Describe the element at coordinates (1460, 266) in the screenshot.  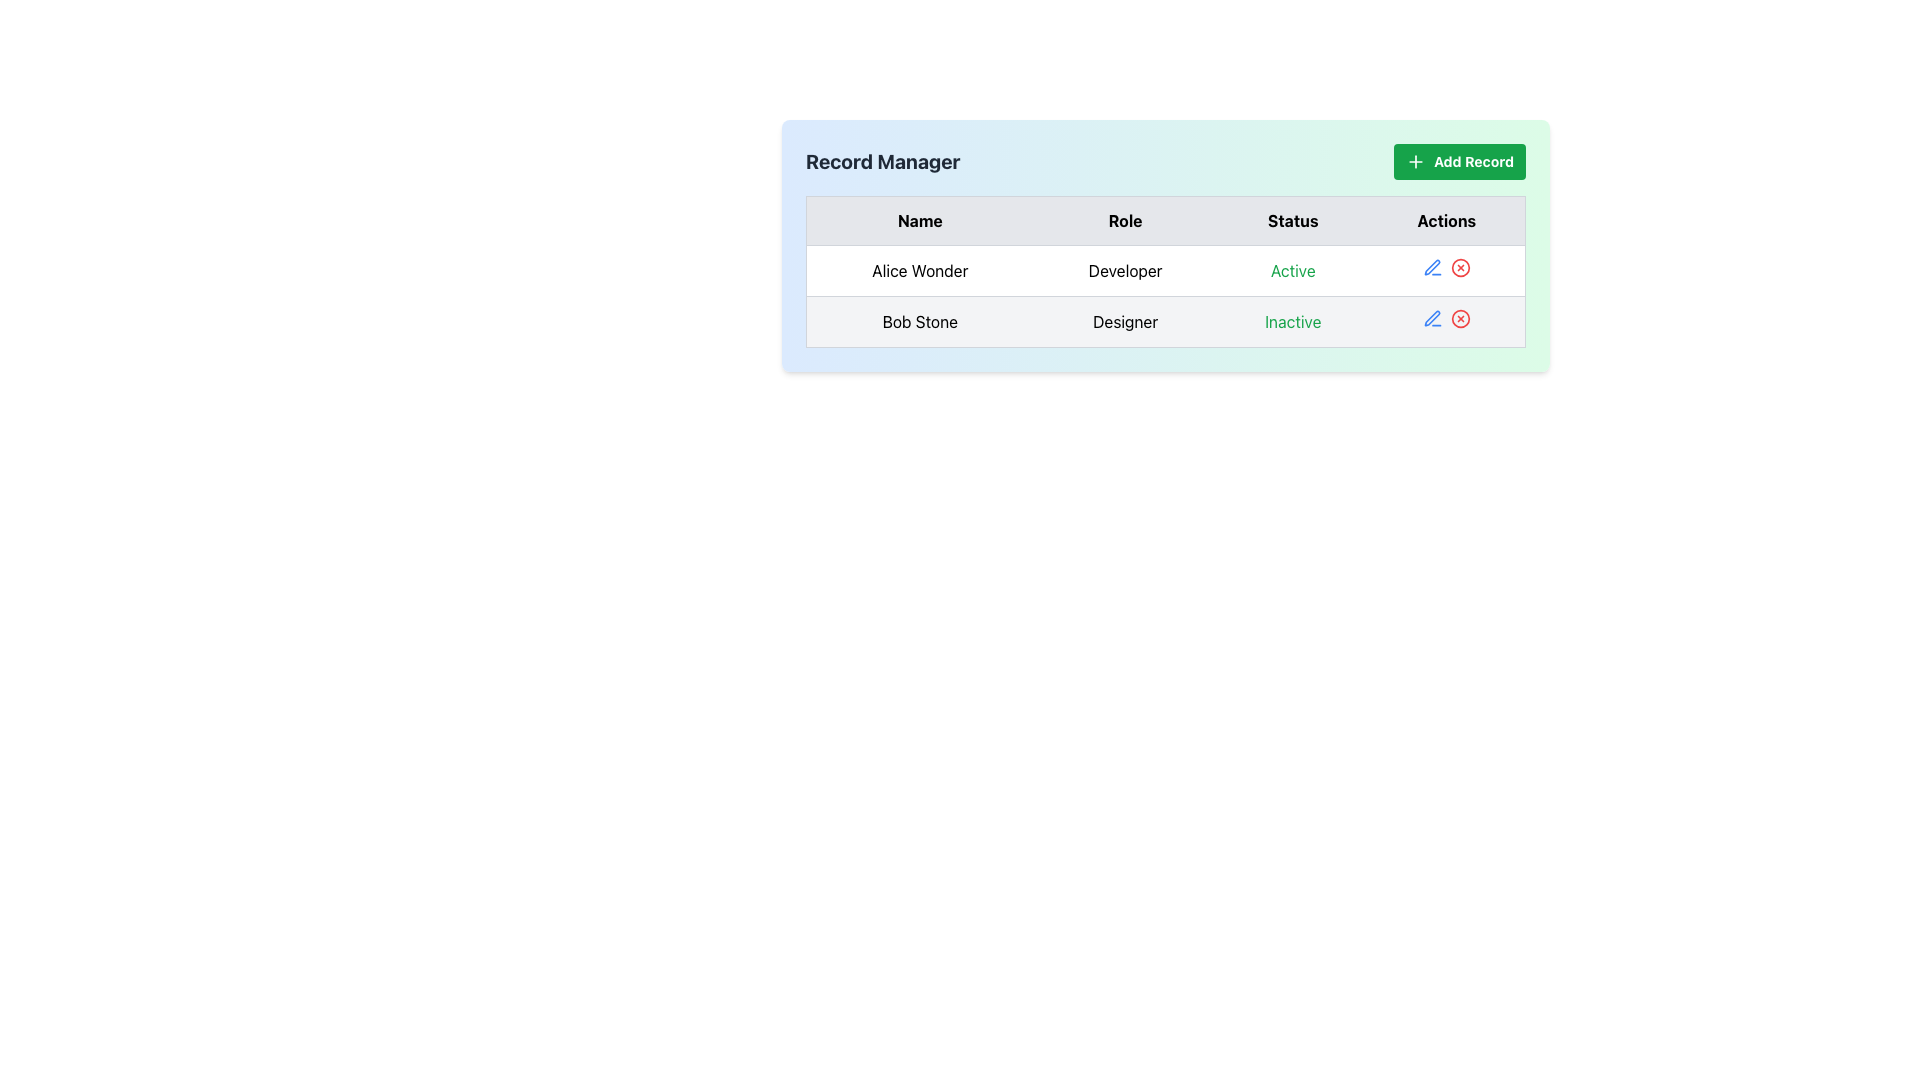
I see `the delete button in the 'Actions' column of the first row in the table` at that location.